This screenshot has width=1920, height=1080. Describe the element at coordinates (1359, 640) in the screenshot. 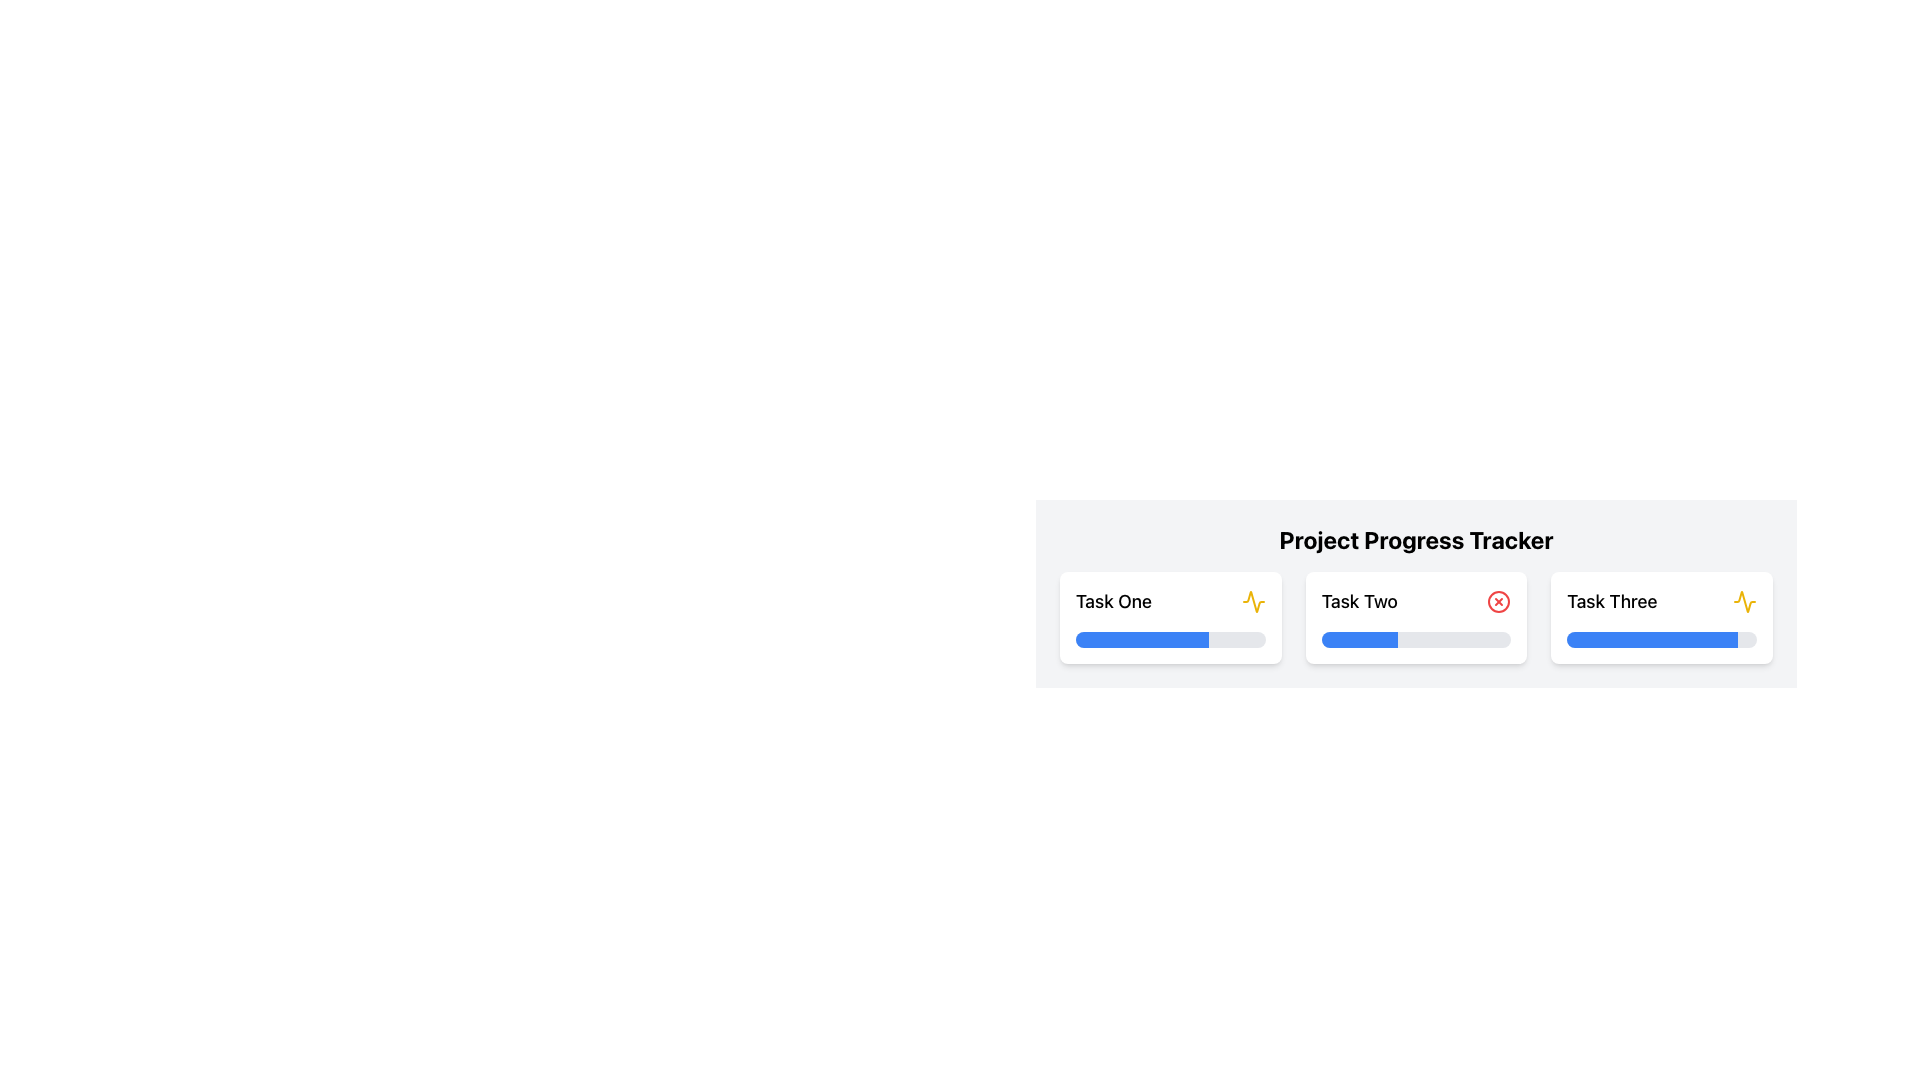

I see `style properties of the horizontal progress bar with rounded ends, which is filled to 40% and located in the second card (Task Two) of the project progress tracker` at that location.